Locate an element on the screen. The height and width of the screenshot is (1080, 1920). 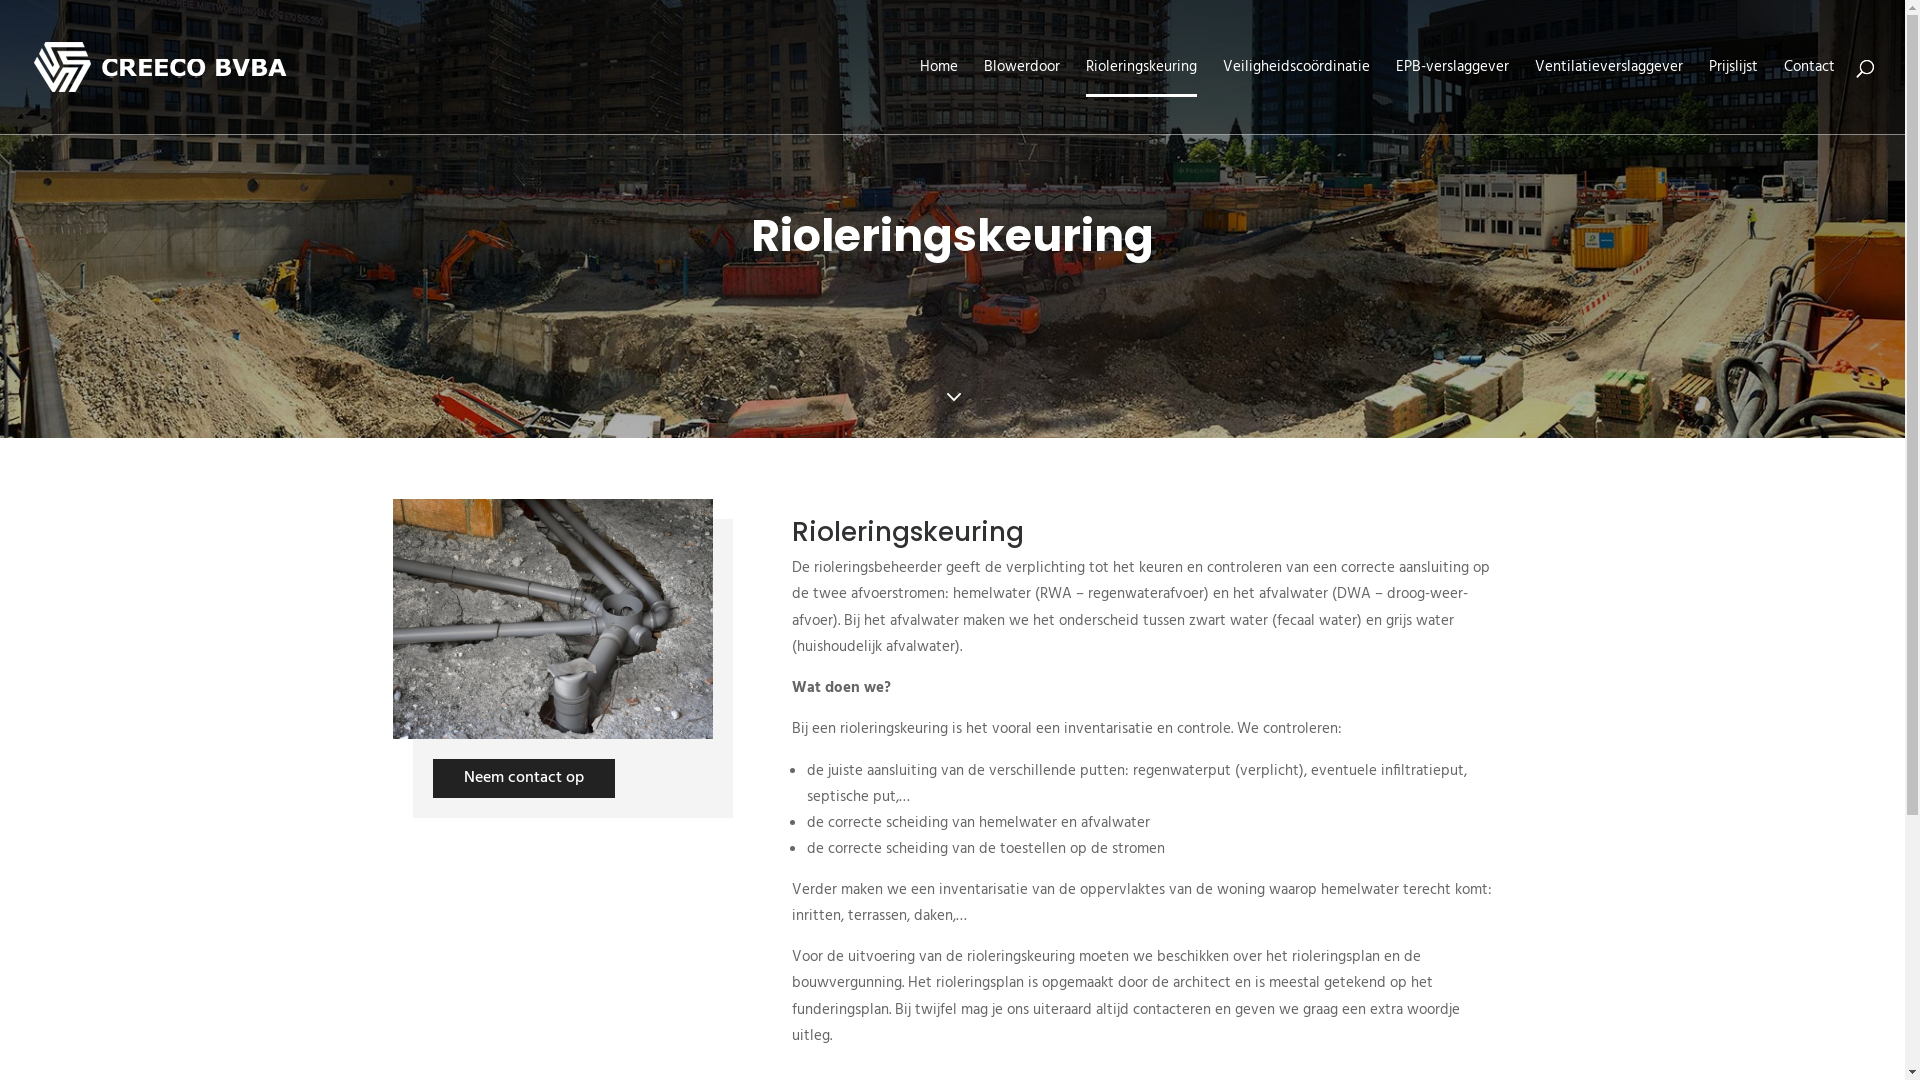
'Ventilatieverslaggever' is located at coordinates (1608, 96).